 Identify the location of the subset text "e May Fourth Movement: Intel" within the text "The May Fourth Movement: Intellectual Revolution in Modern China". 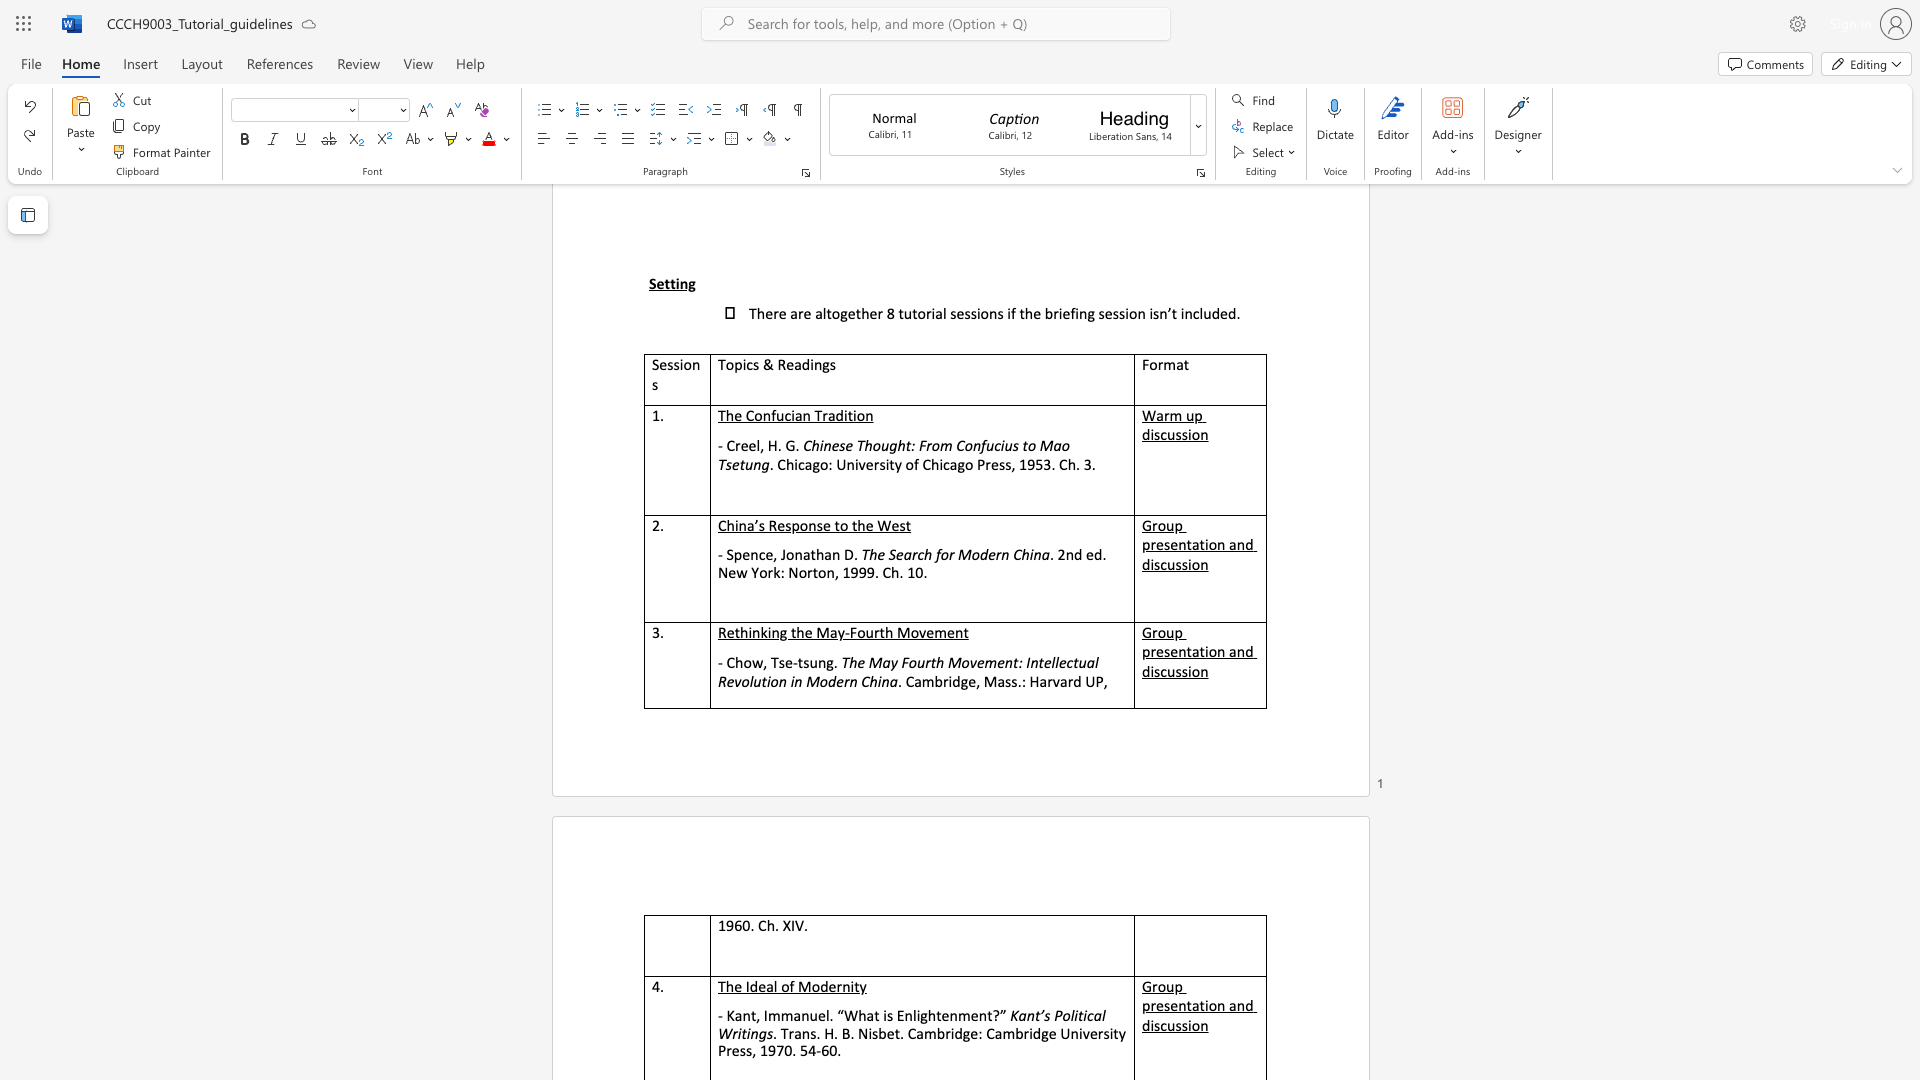
(857, 662).